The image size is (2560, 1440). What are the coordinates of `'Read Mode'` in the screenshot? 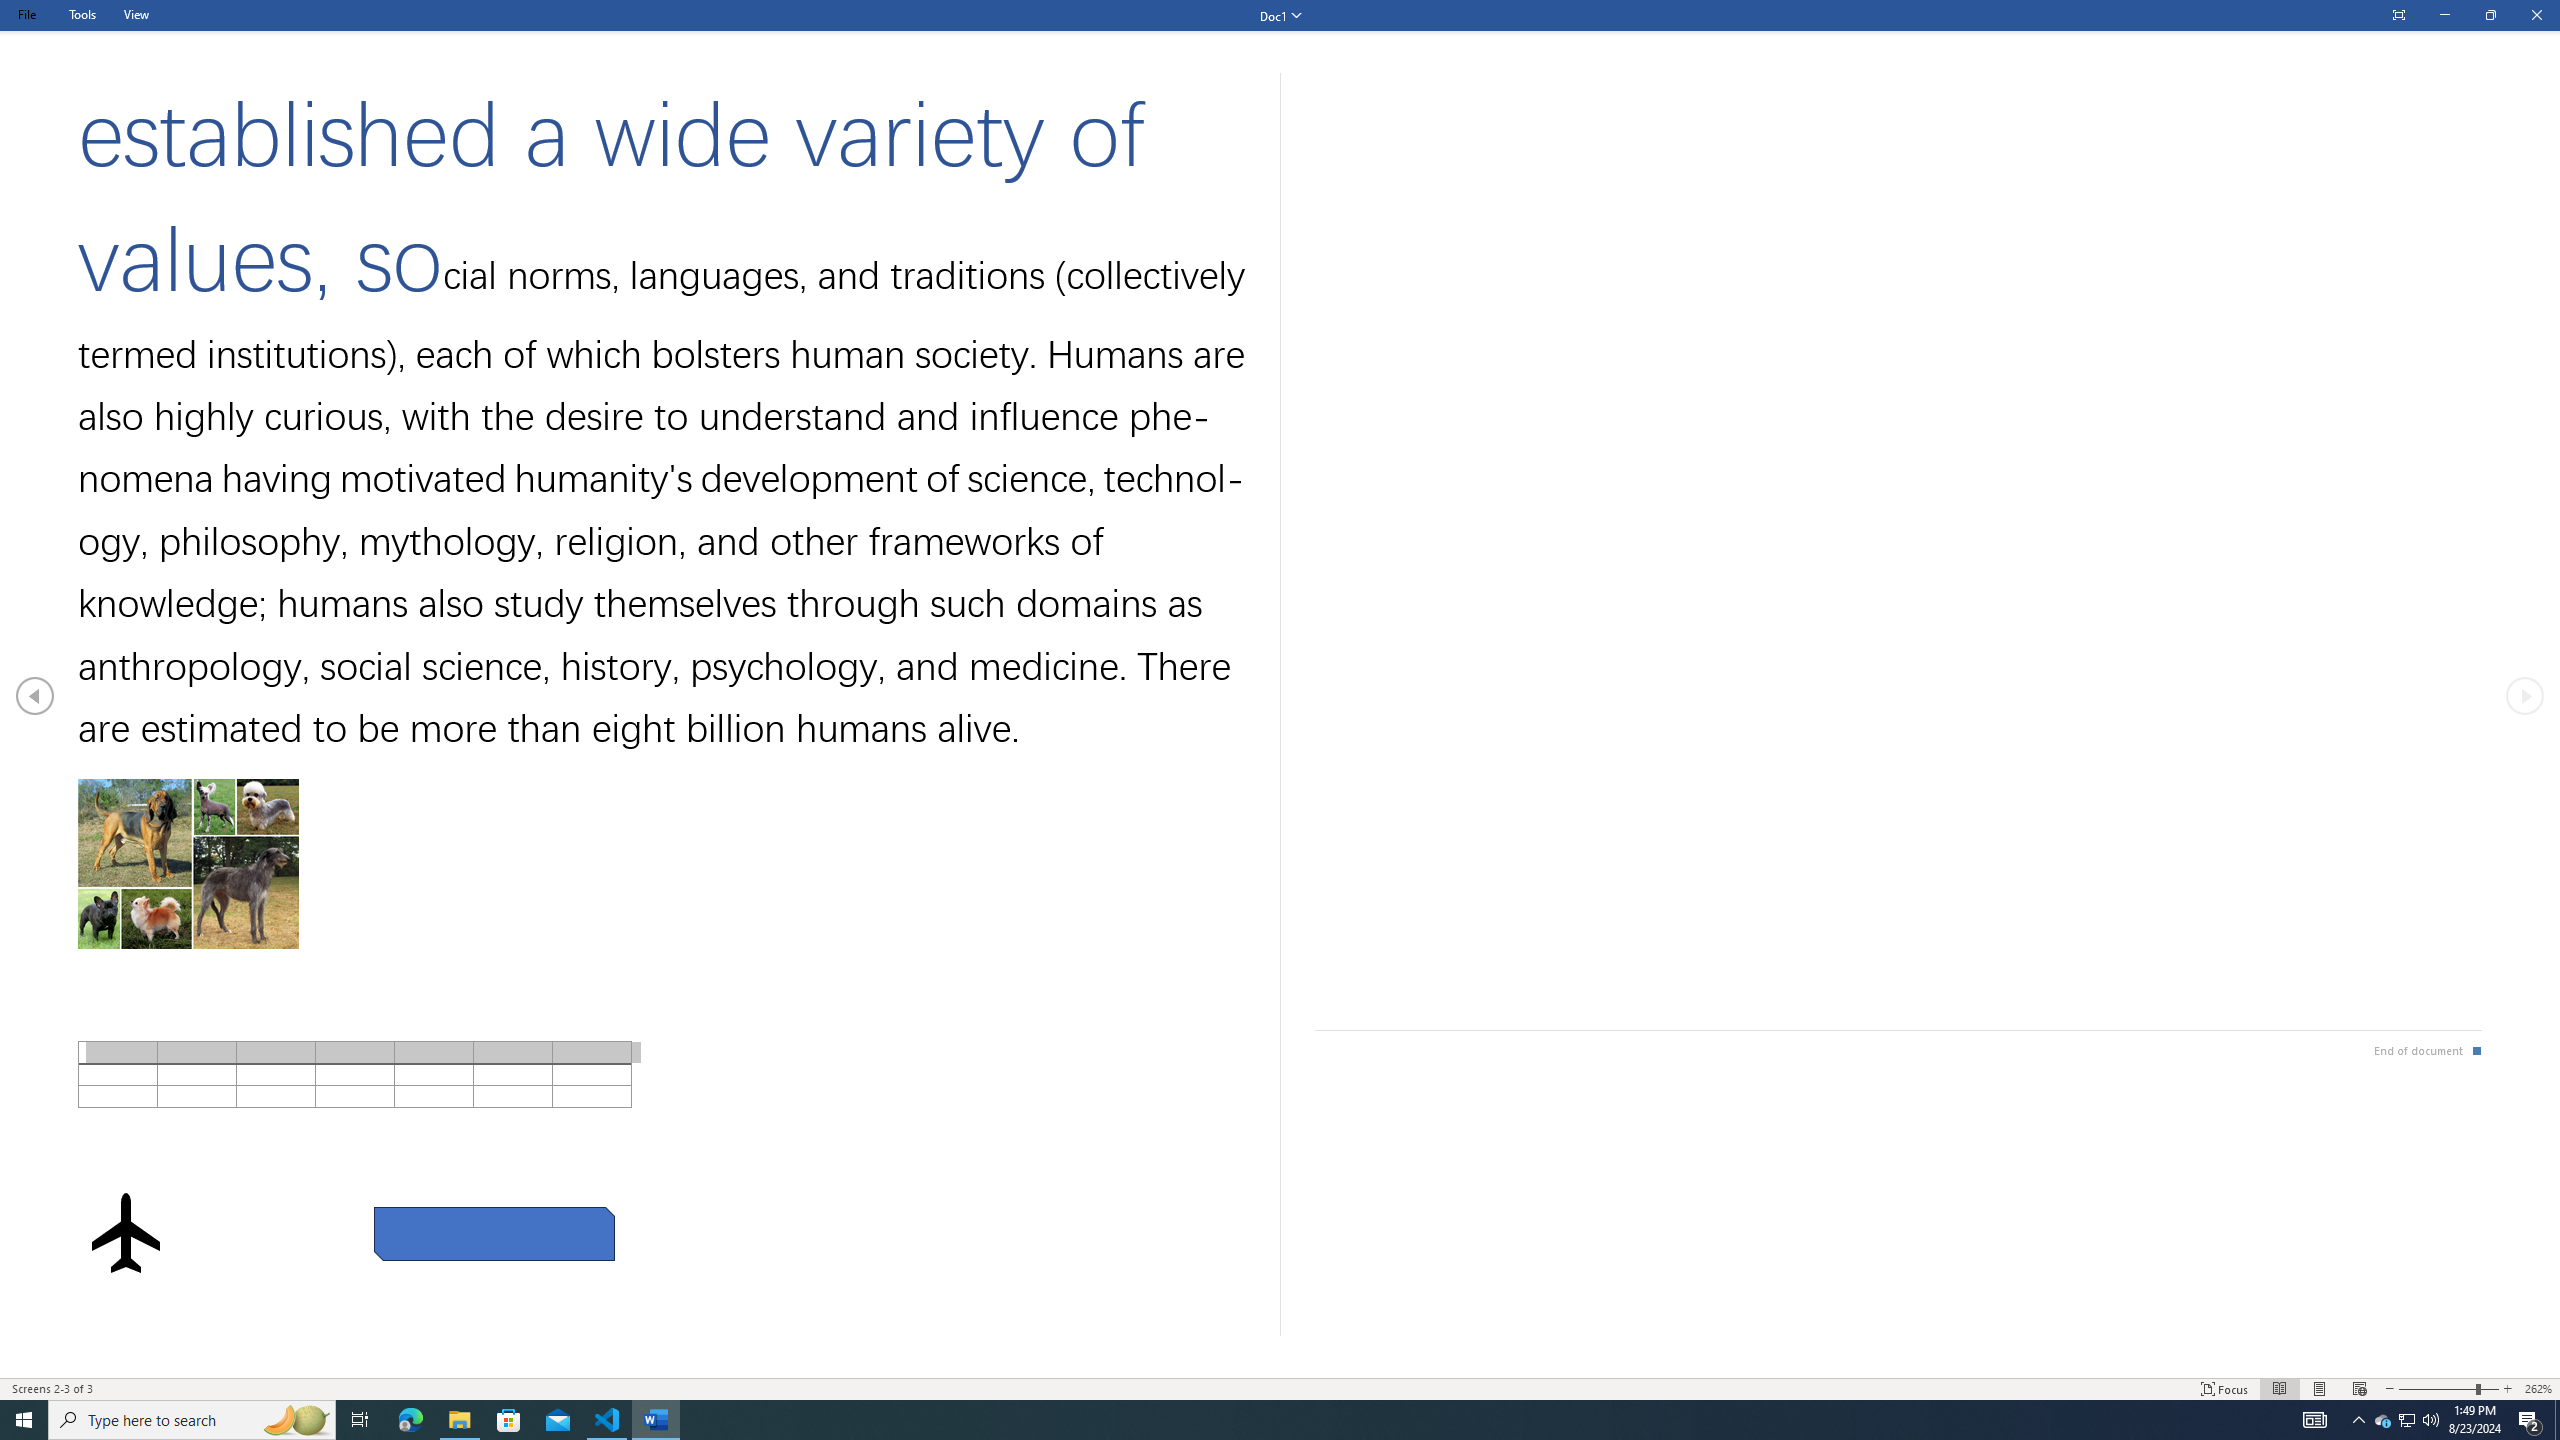 It's located at (2278, 1389).